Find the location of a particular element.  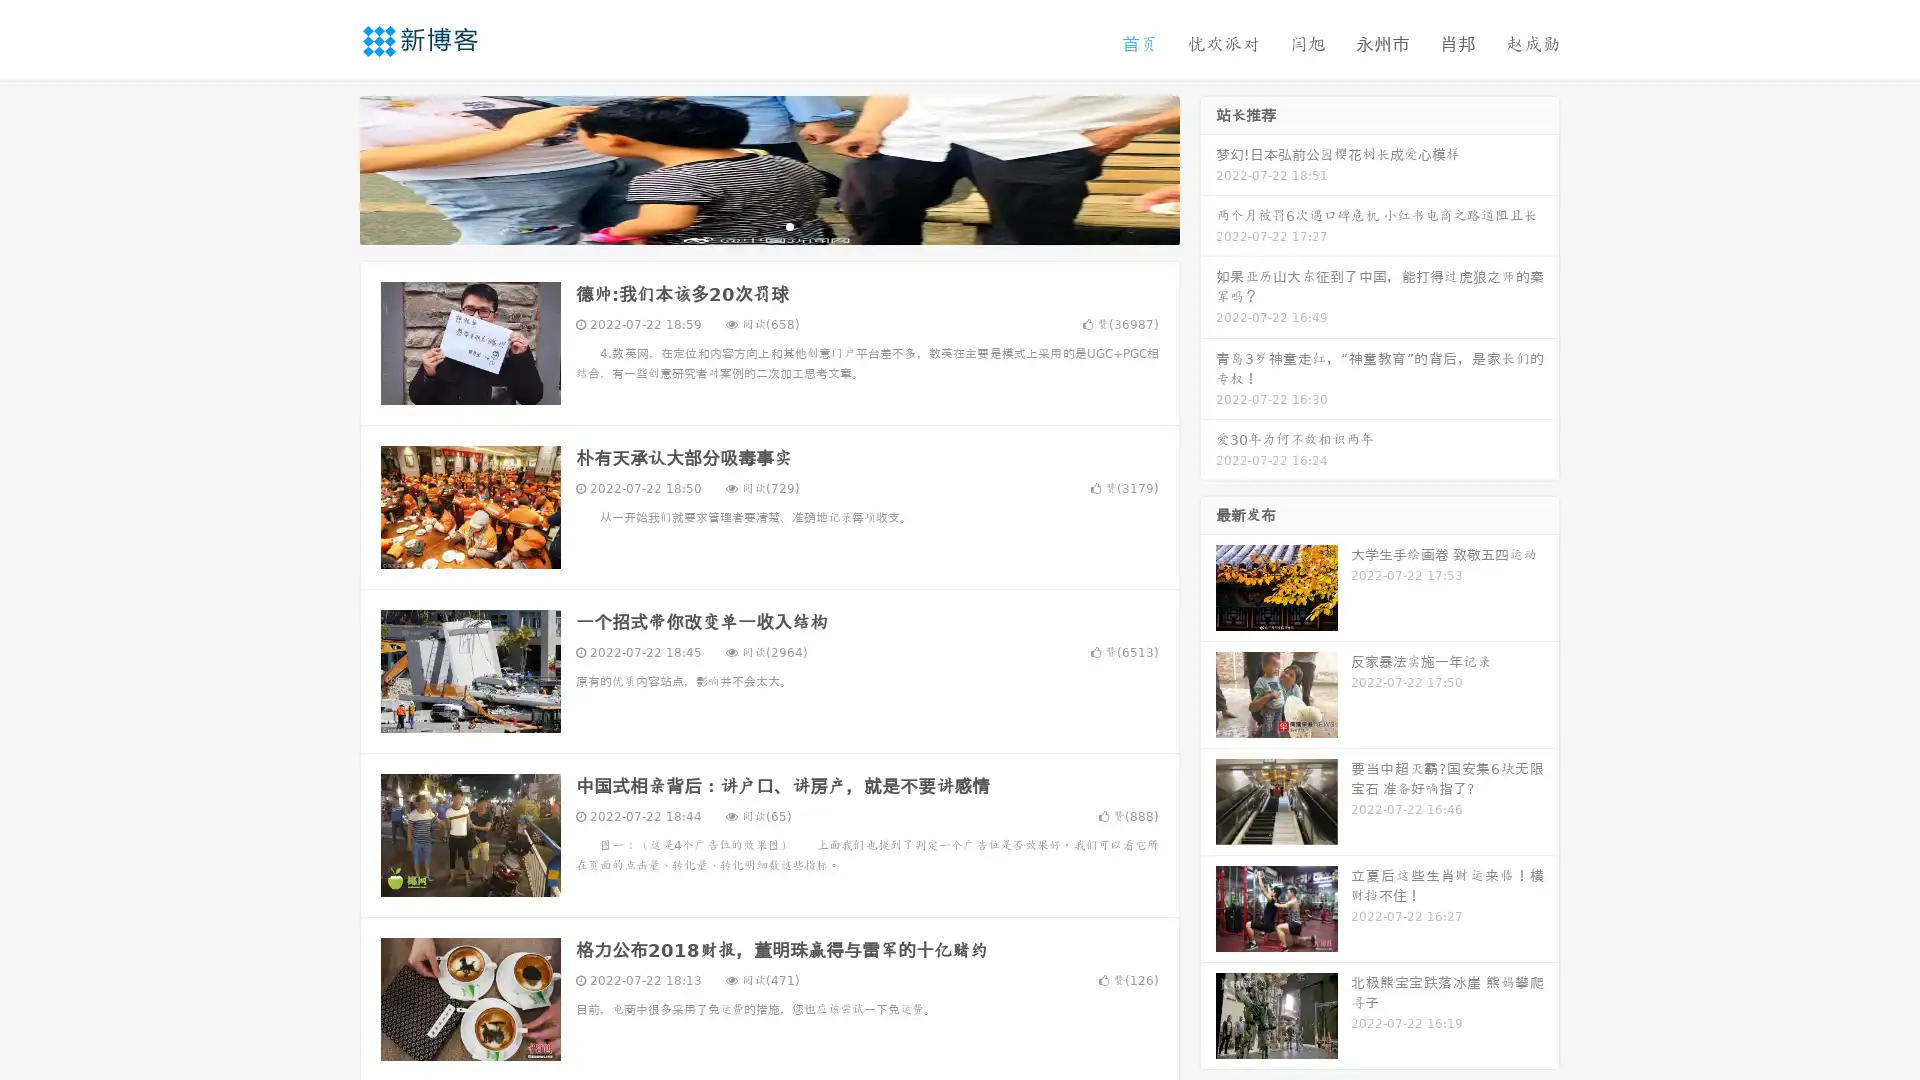

Go to slide 2 is located at coordinates (768, 225).